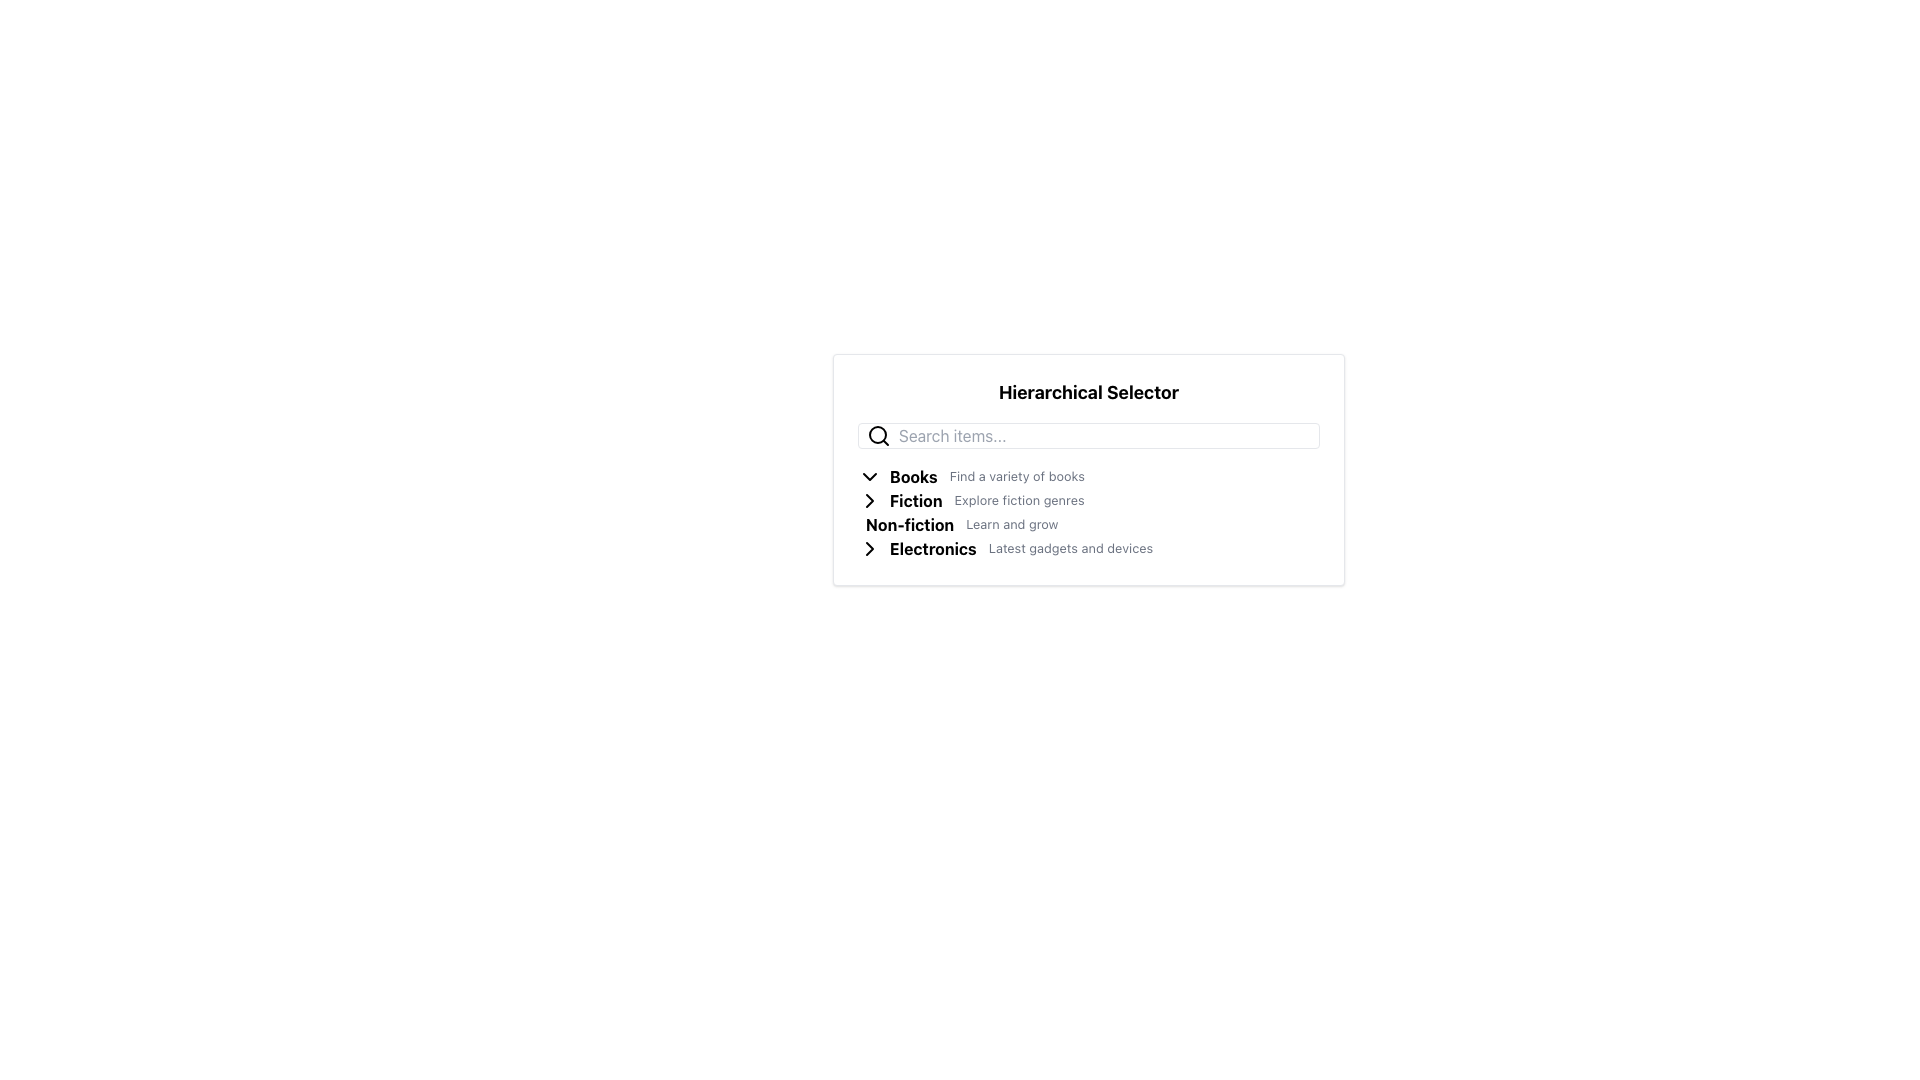 The height and width of the screenshot is (1080, 1920). What do you see at coordinates (932, 548) in the screenshot?
I see `the 'Electronics' text label located below the 'Non-fiction' item in the hierarchical selector menu` at bounding box center [932, 548].